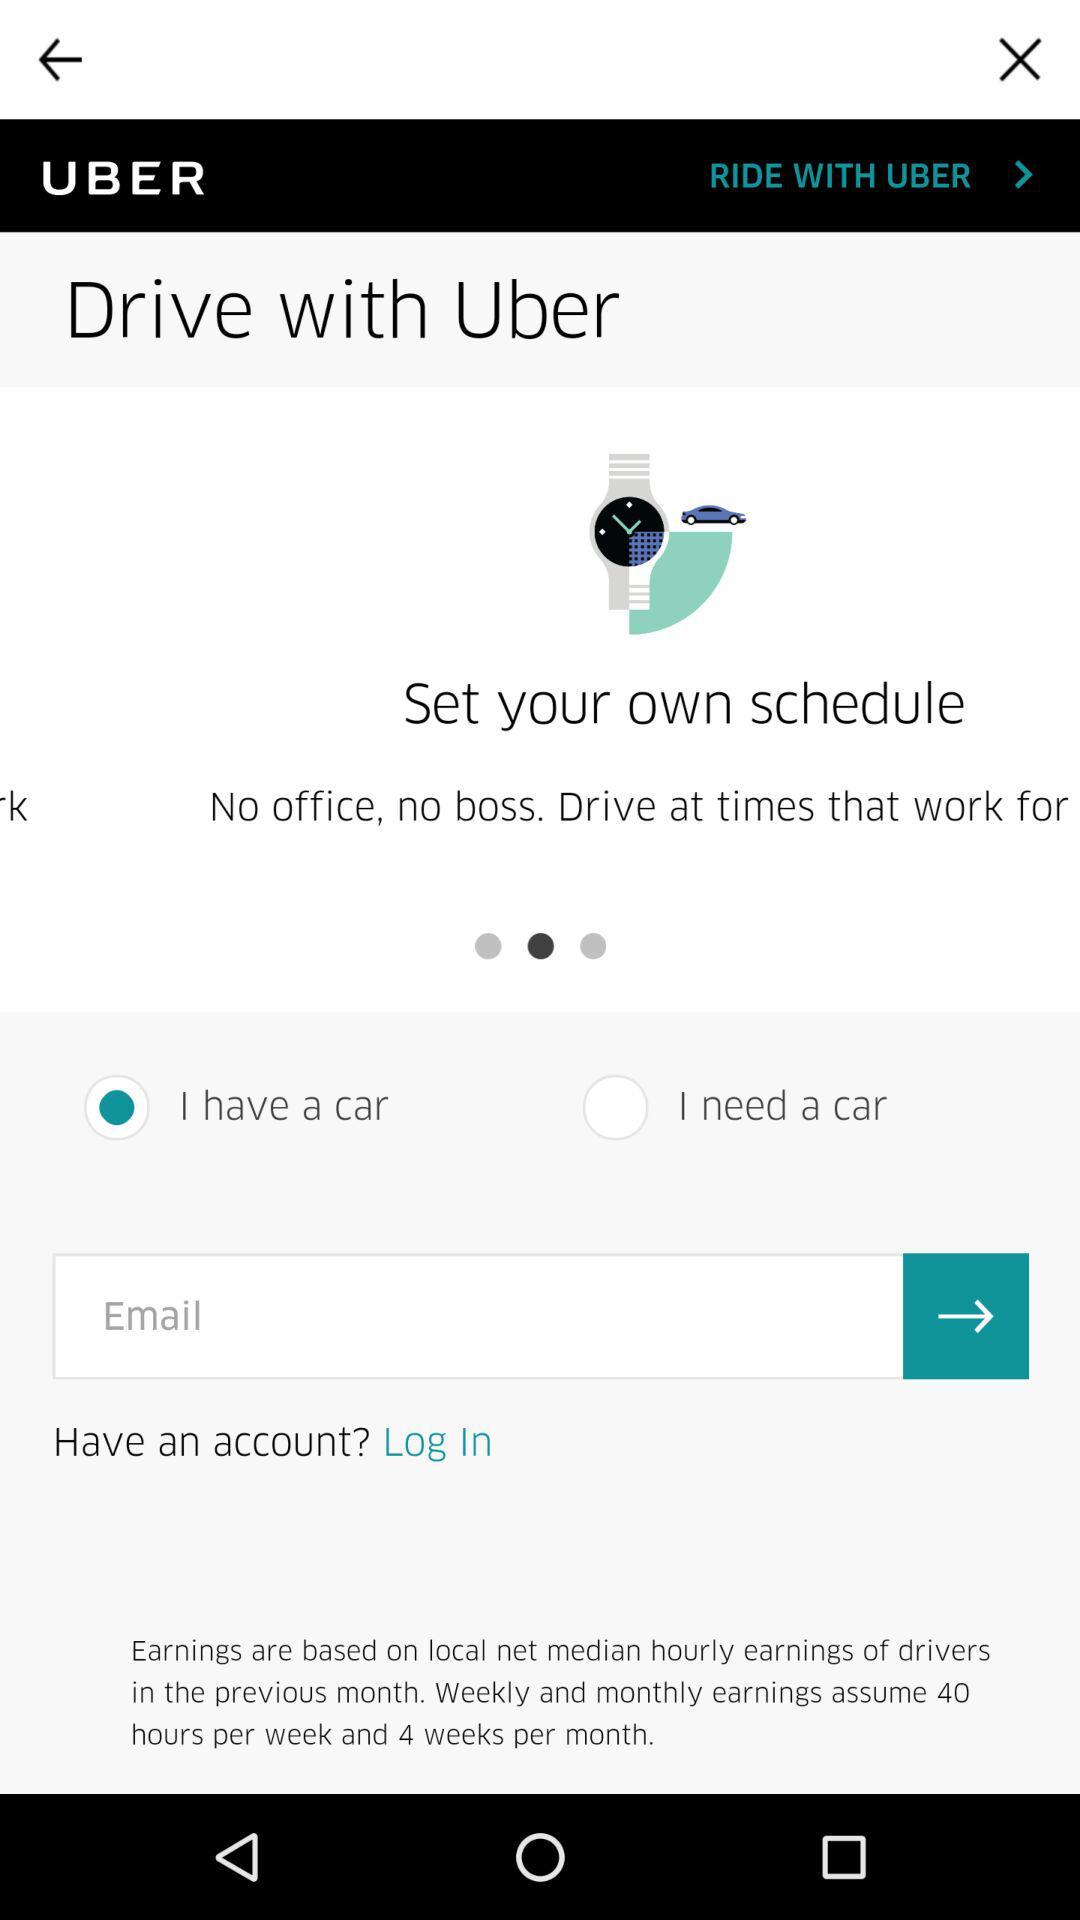  Describe the element at coordinates (58, 59) in the screenshot. I see `back button` at that location.